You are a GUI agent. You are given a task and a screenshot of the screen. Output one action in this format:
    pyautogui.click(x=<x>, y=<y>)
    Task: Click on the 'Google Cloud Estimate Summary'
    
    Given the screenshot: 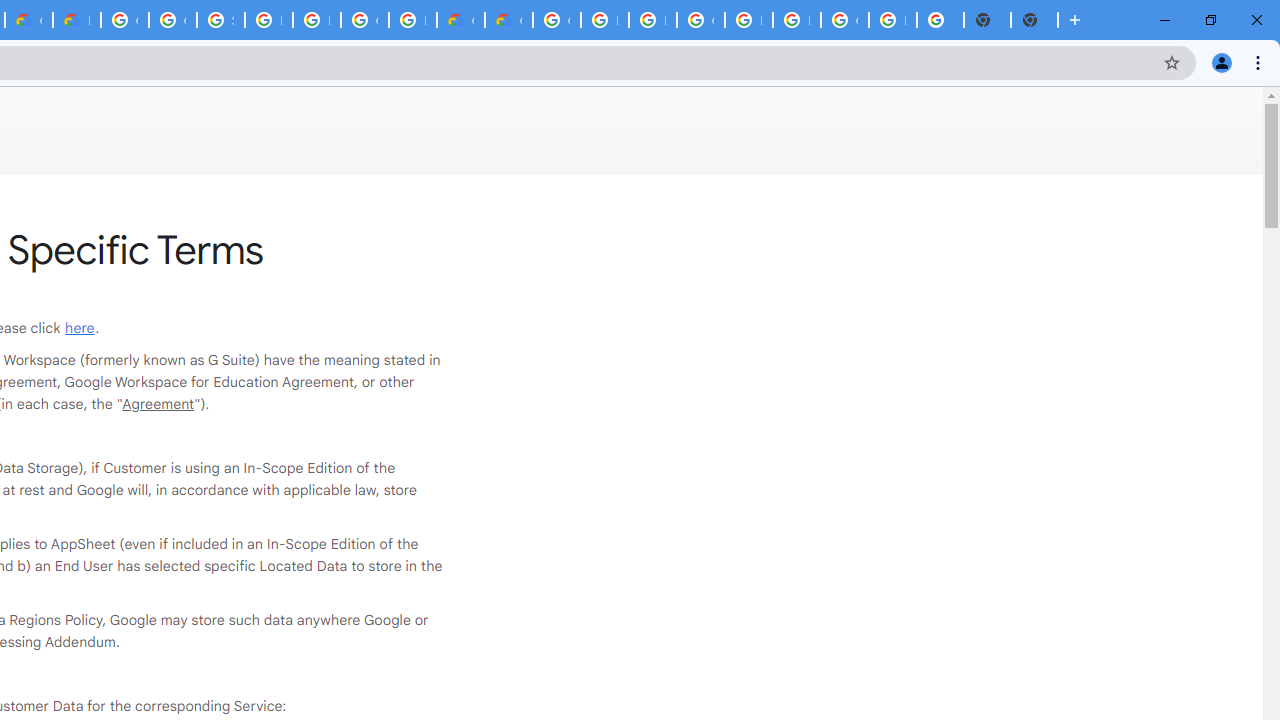 What is the action you would take?
    pyautogui.click(x=508, y=20)
    